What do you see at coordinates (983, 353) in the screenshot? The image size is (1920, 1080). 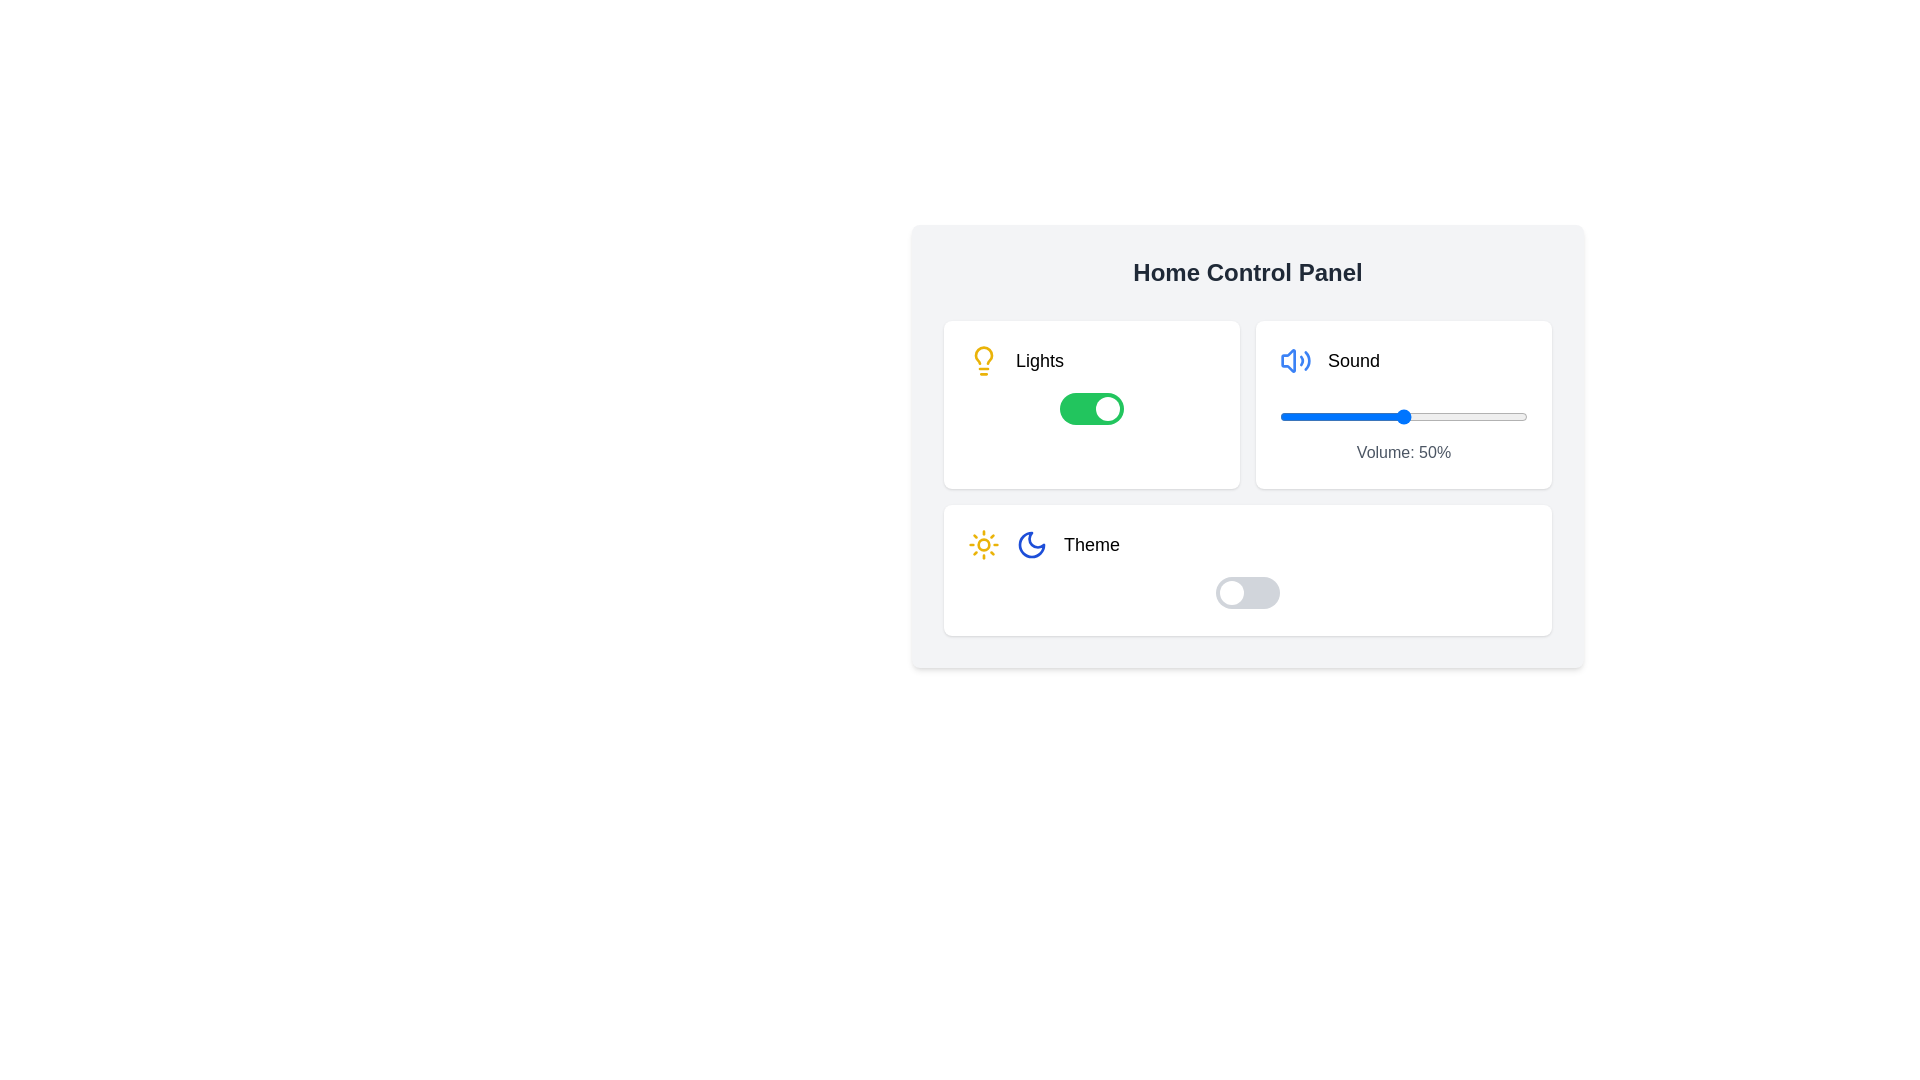 I see `the lighting feature icon in the control panel, which is located in the upper-left cell next to the 'Lights' label and above the toggle switch` at bounding box center [983, 353].